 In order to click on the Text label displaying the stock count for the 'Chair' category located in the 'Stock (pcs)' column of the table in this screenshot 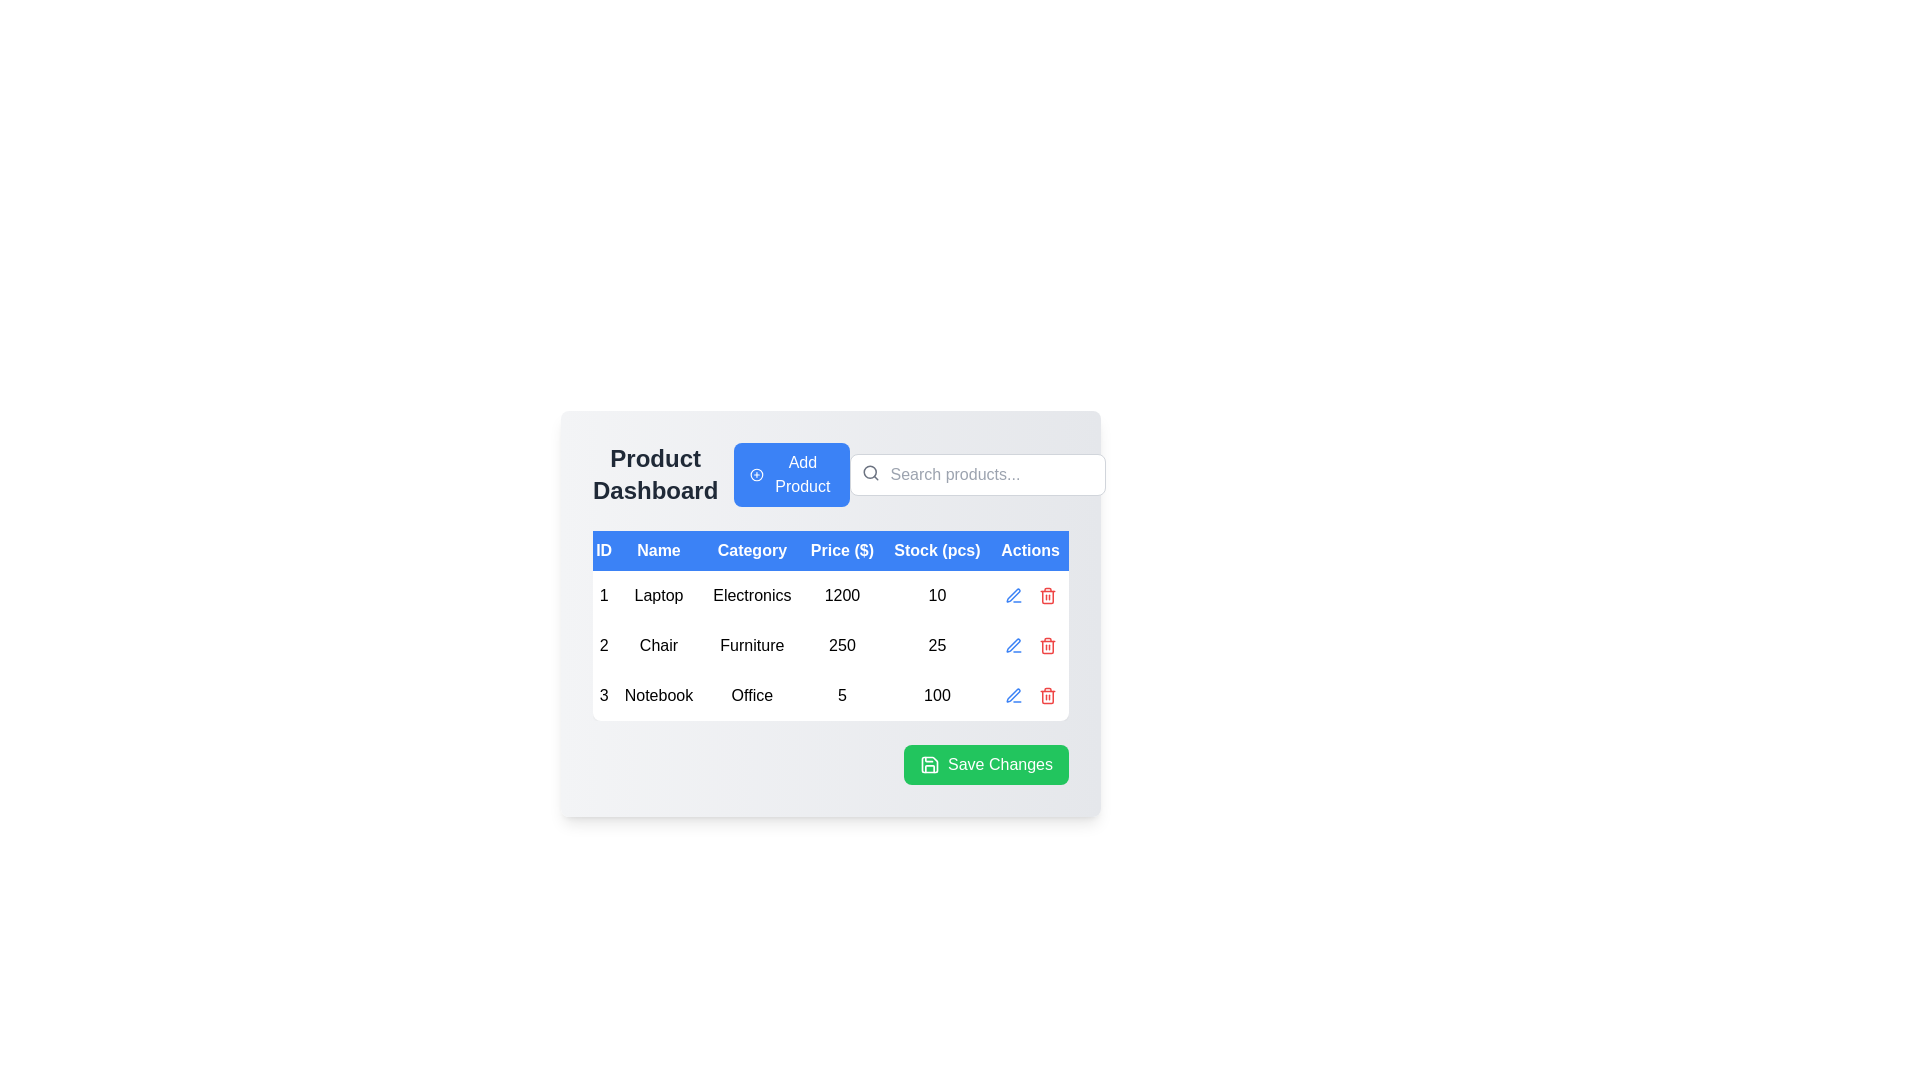, I will do `click(936, 645)`.